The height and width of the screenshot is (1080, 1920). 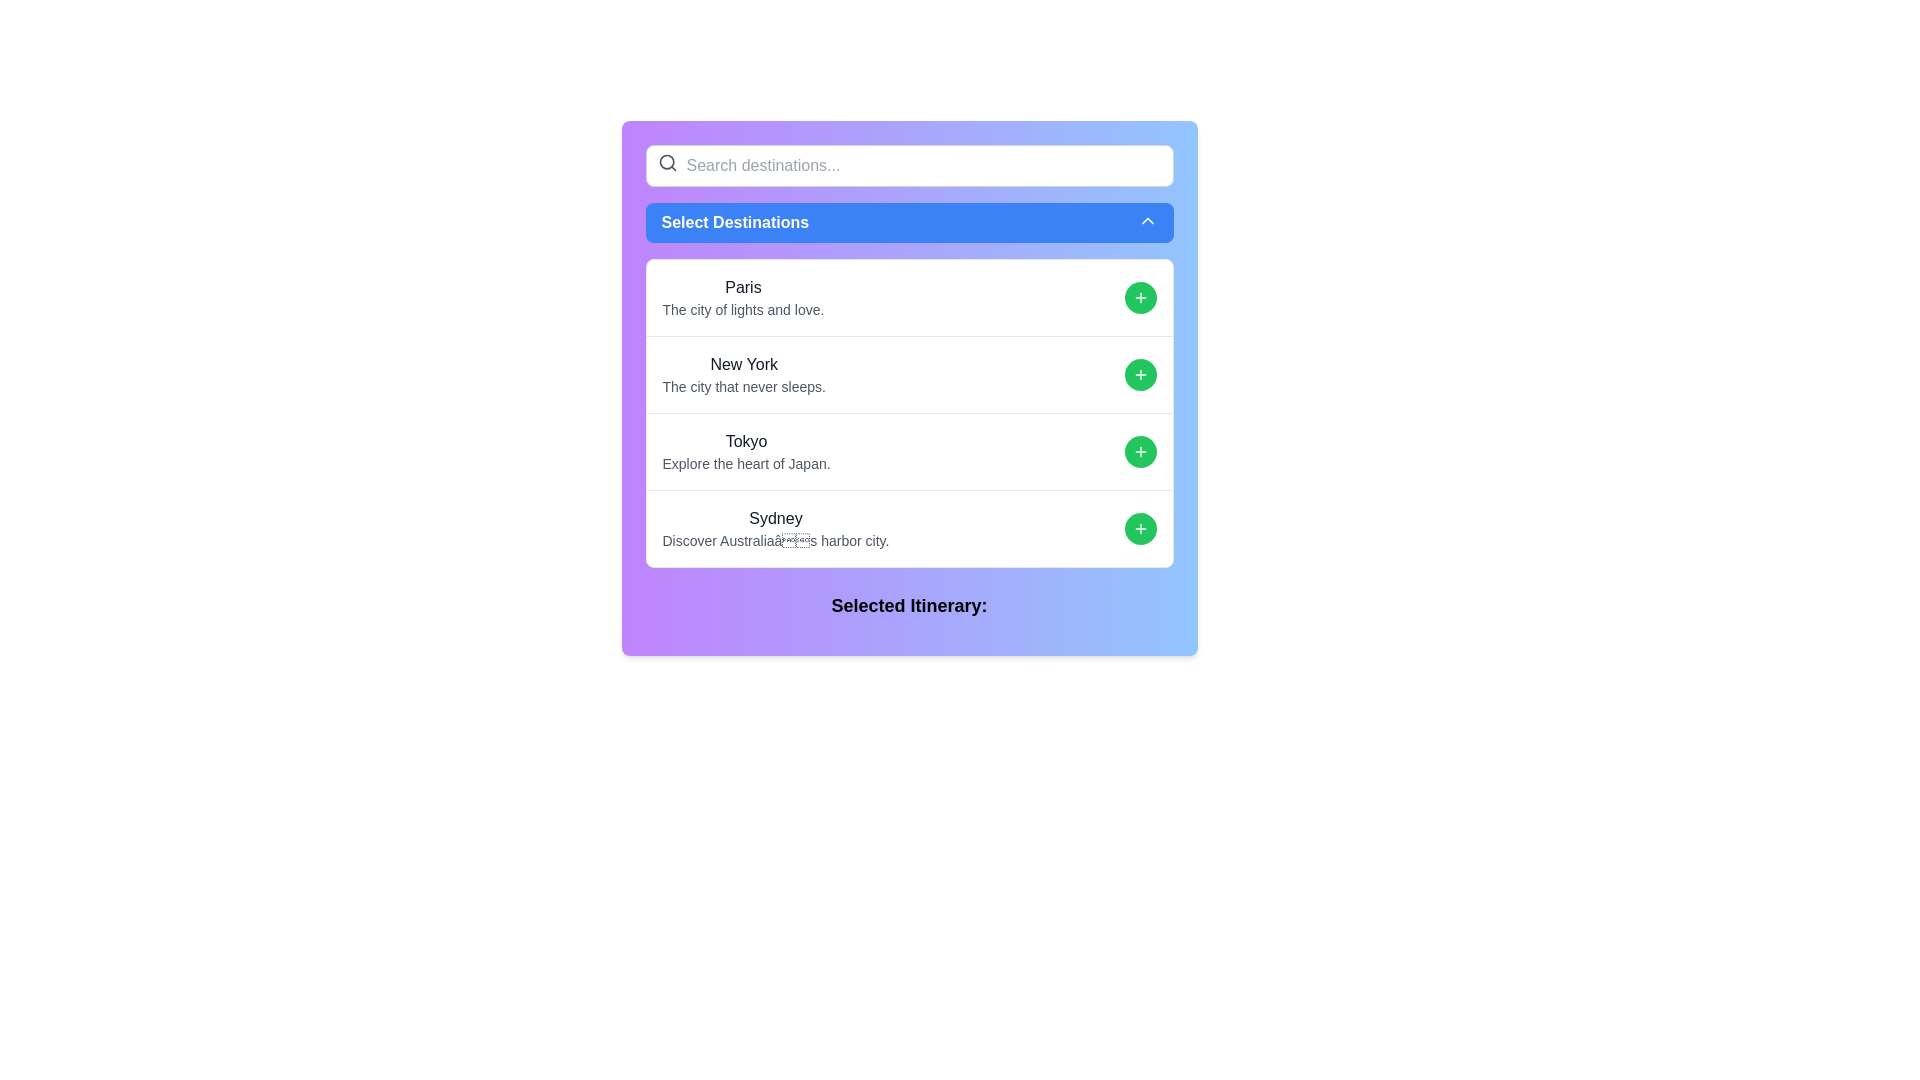 What do you see at coordinates (1140, 527) in the screenshot?
I see `the button for adding 'Sydney' to the selected itinerary, located in the last row of the 'Select Destinations' list, beside the text 'Sydney - Discover Australia’s harbor city.'` at bounding box center [1140, 527].